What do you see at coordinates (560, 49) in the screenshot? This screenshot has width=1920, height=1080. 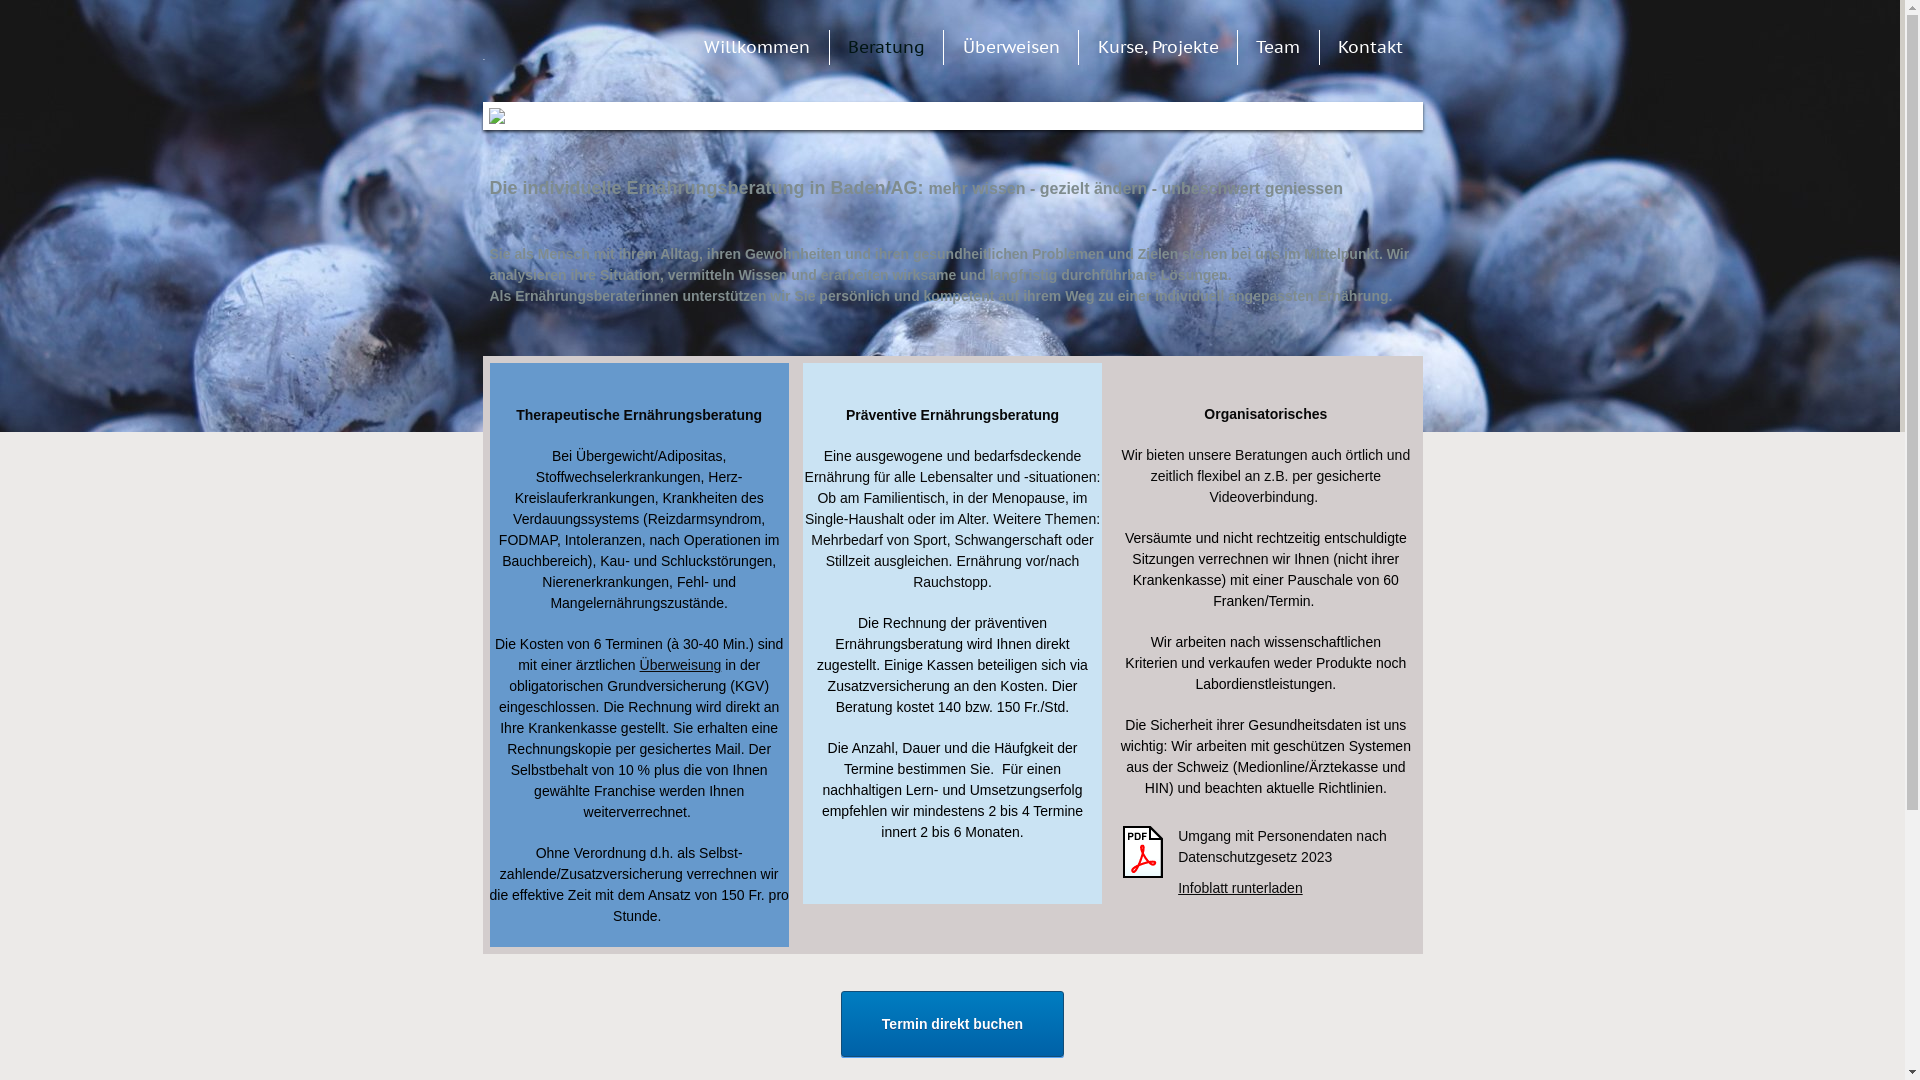 I see `'.'` at bounding box center [560, 49].